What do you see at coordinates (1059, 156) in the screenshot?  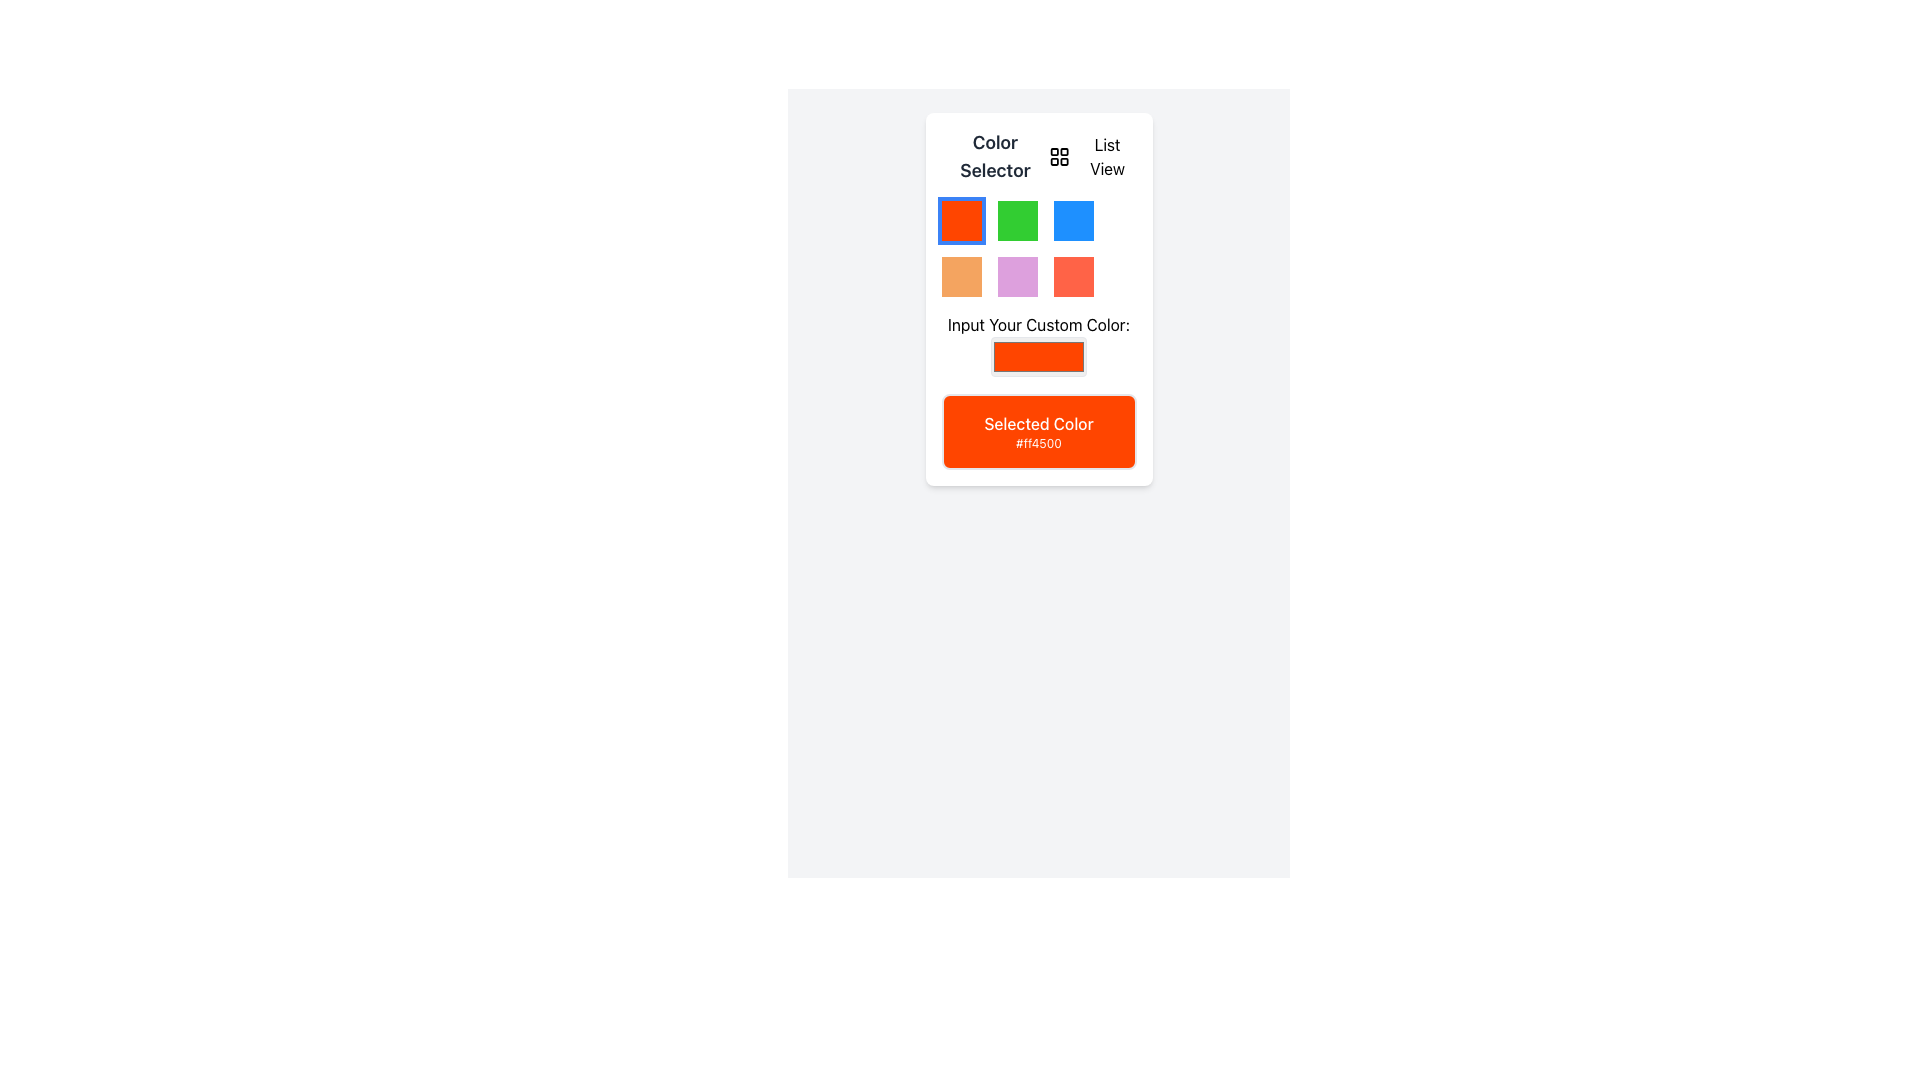 I see `the grid layout icon, which is styled with thin black strokes and composed of four smaller squares arranged in a 2x2 grid, located near the top-right corner of the application card` at bounding box center [1059, 156].